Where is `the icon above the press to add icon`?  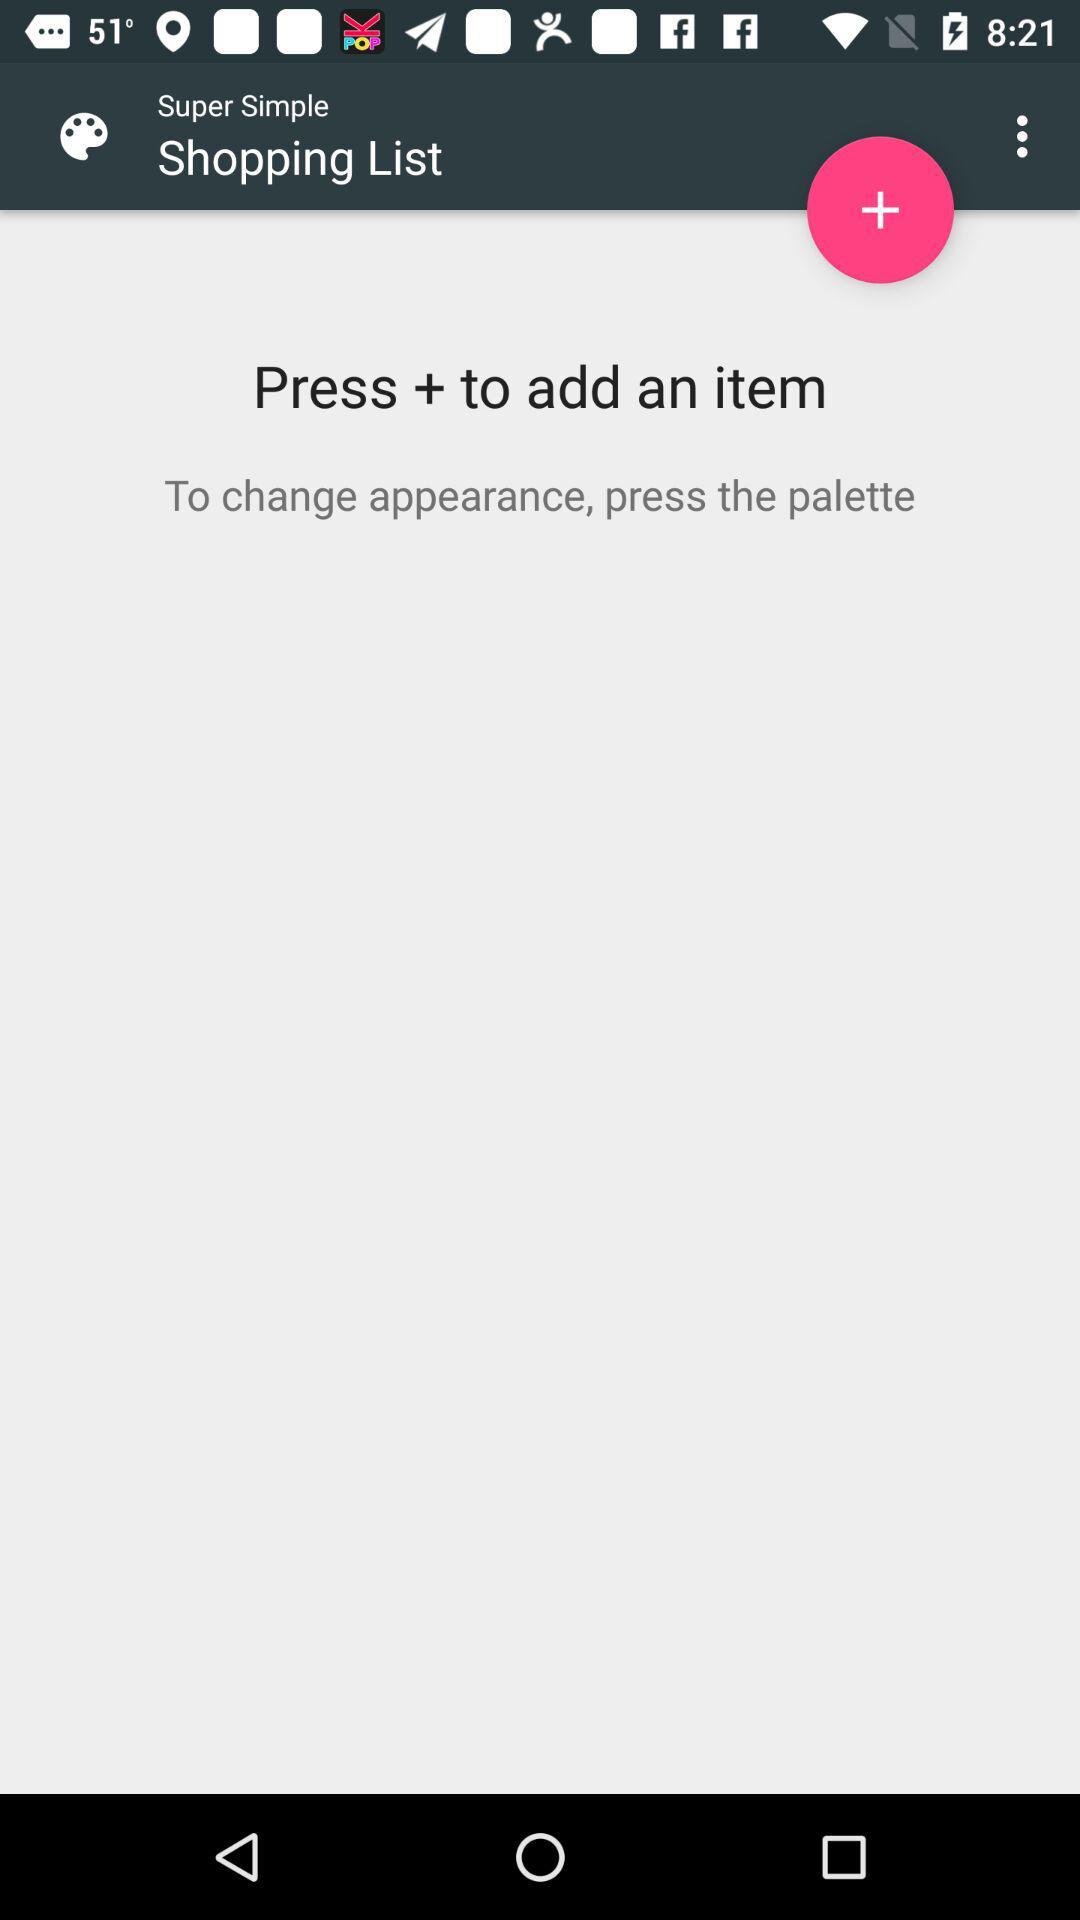
the icon above the press to add icon is located at coordinates (99, 135).